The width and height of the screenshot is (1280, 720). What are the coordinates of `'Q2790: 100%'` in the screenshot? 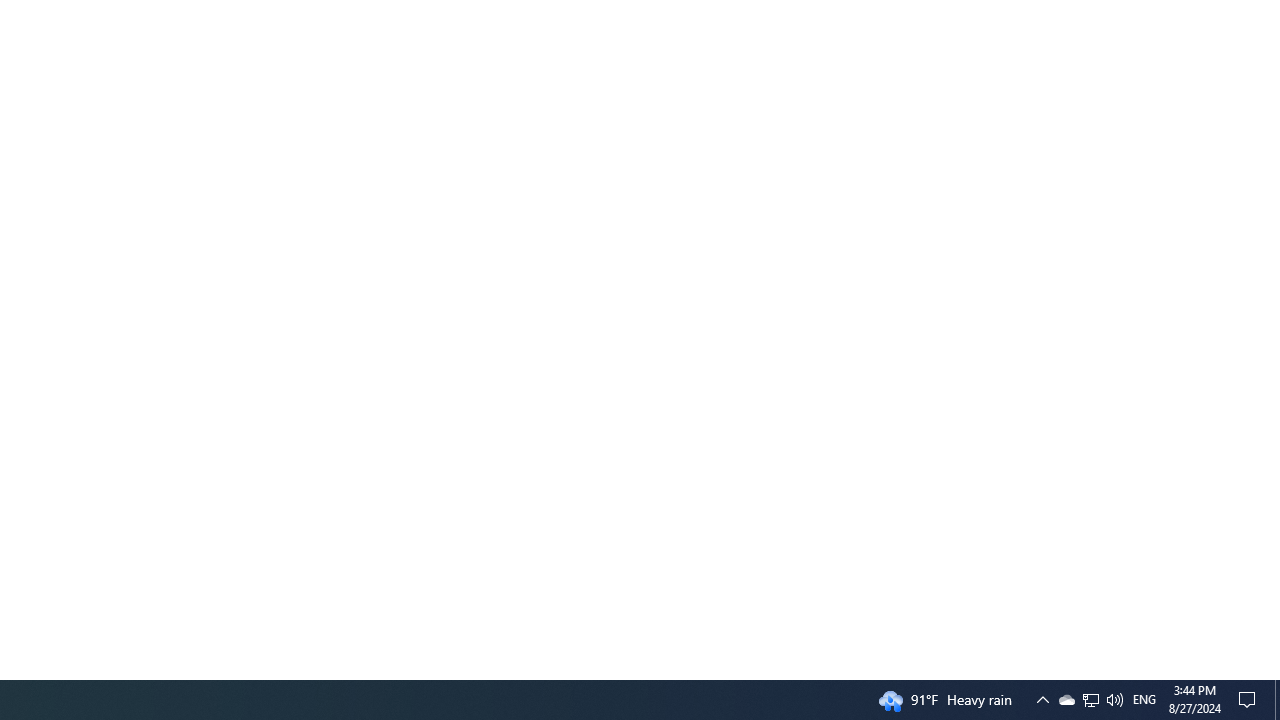 It's located at (1113, 698).